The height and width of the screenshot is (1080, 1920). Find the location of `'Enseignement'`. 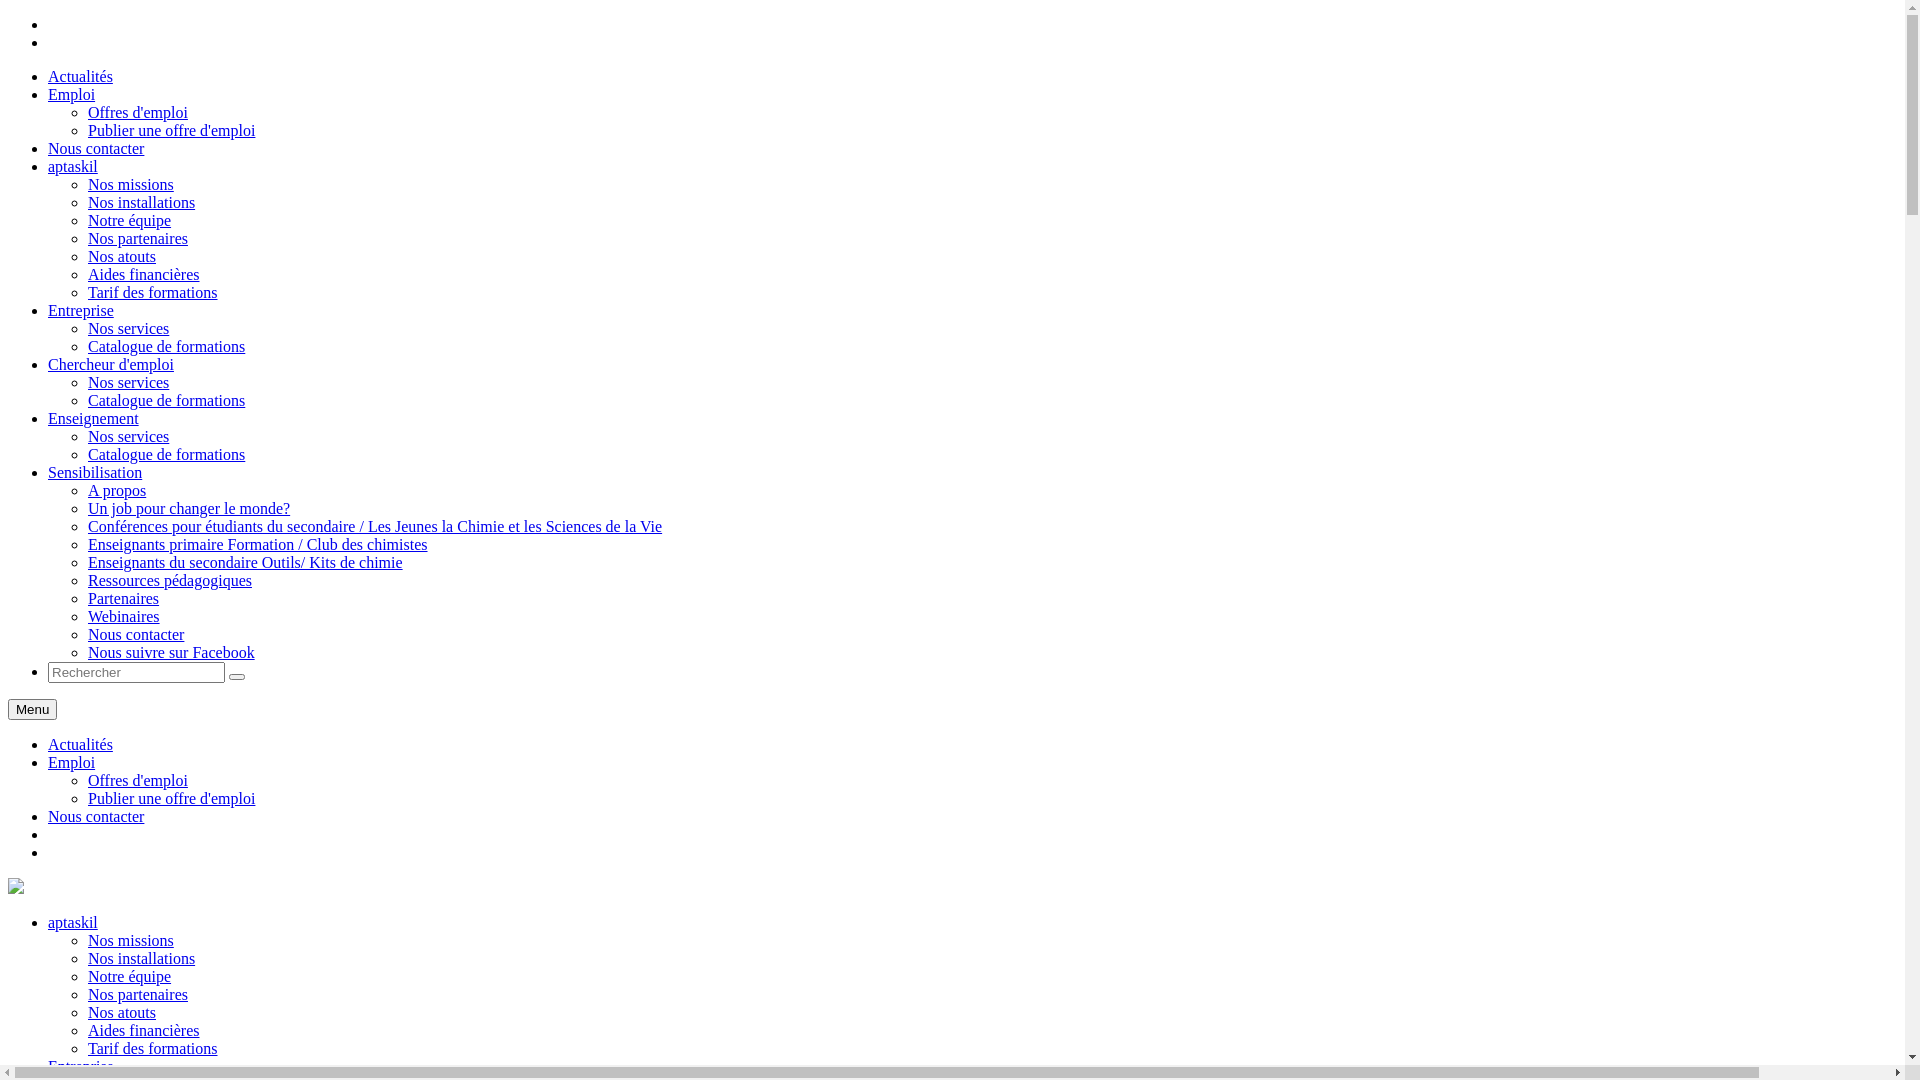

'Enseignement' is located at coordinates (92, 417).